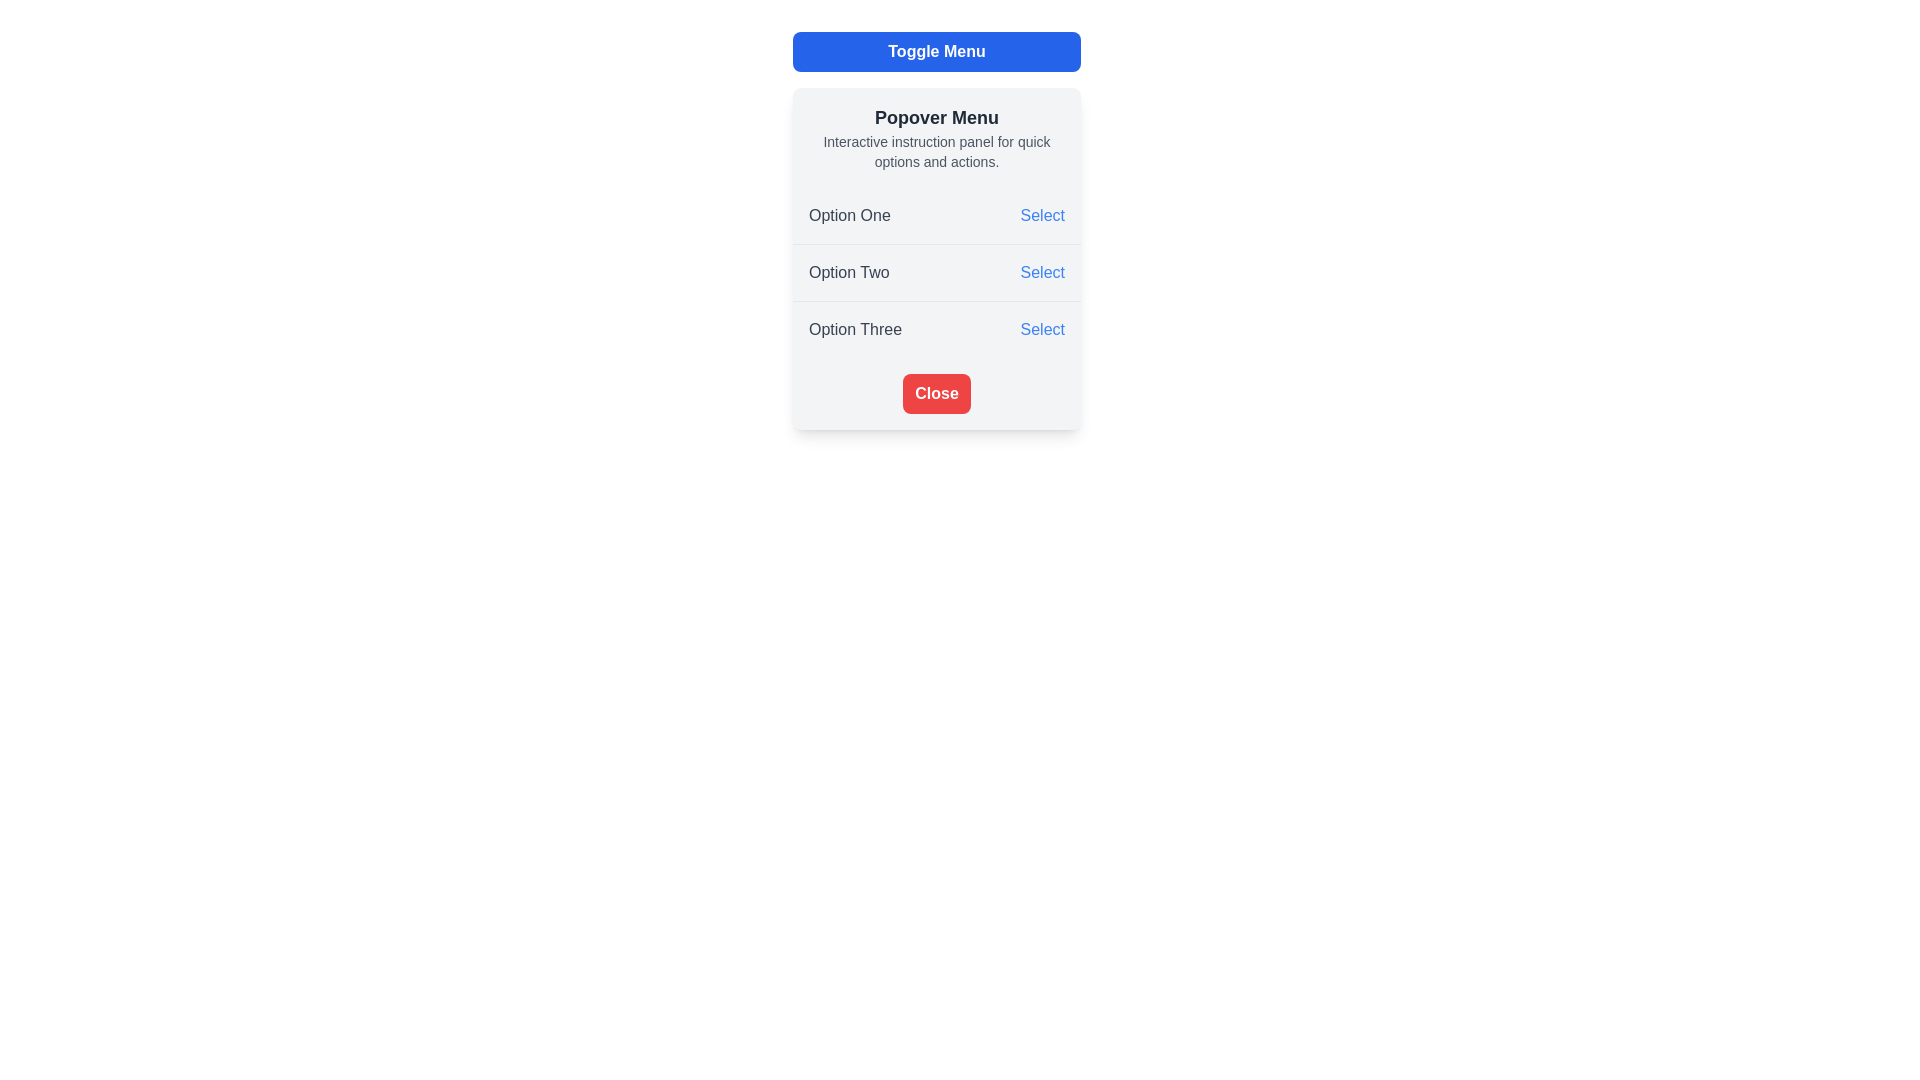 The width and height of the screenshot is (1920, 1080). Describe the element at coordinates (849, 273) in the screenshot. I see `the second text label in the vertical list of options inside the popover menu, positioned between 'Option One' and 'Option Three'` at that location.